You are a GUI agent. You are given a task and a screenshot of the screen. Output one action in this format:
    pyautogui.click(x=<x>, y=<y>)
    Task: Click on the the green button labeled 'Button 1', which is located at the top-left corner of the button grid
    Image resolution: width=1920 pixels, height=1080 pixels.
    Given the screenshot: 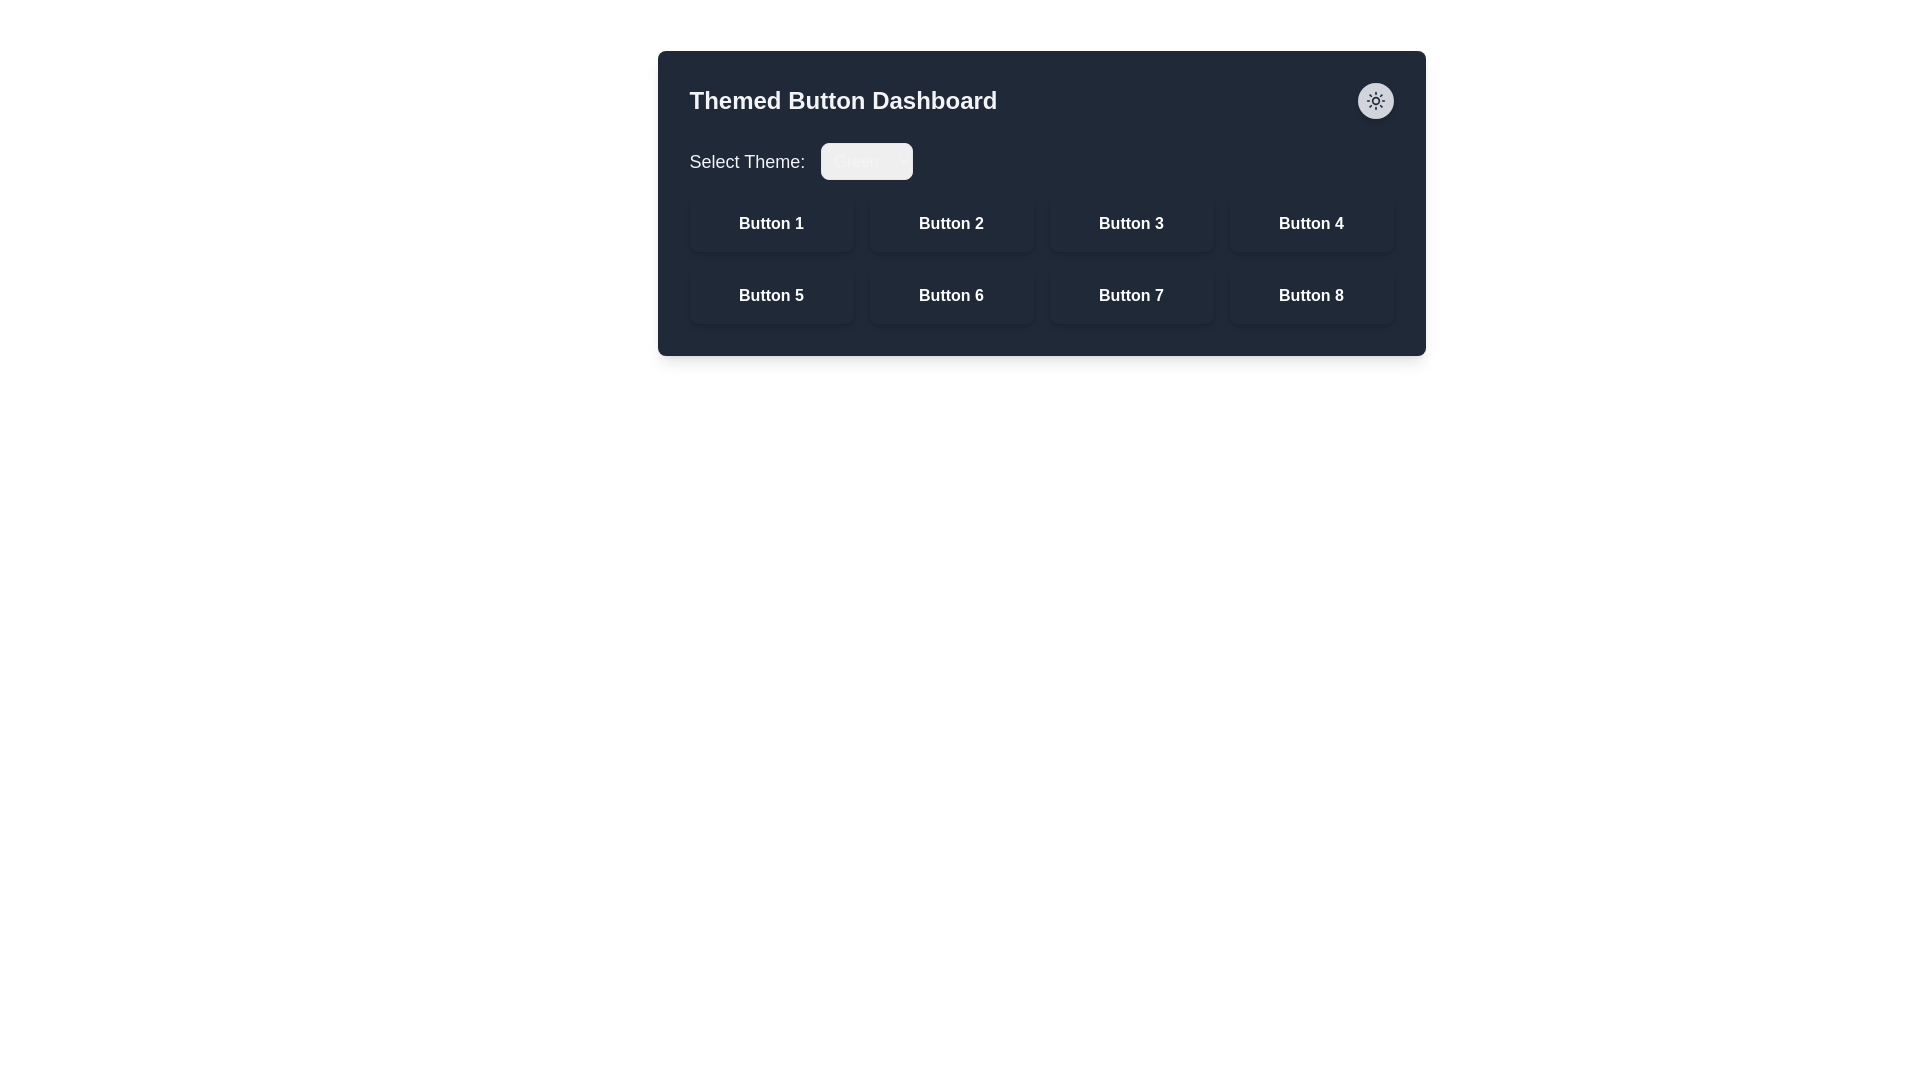 What is the action you would take?
    pyautogui.click(x=770, y=223)
    